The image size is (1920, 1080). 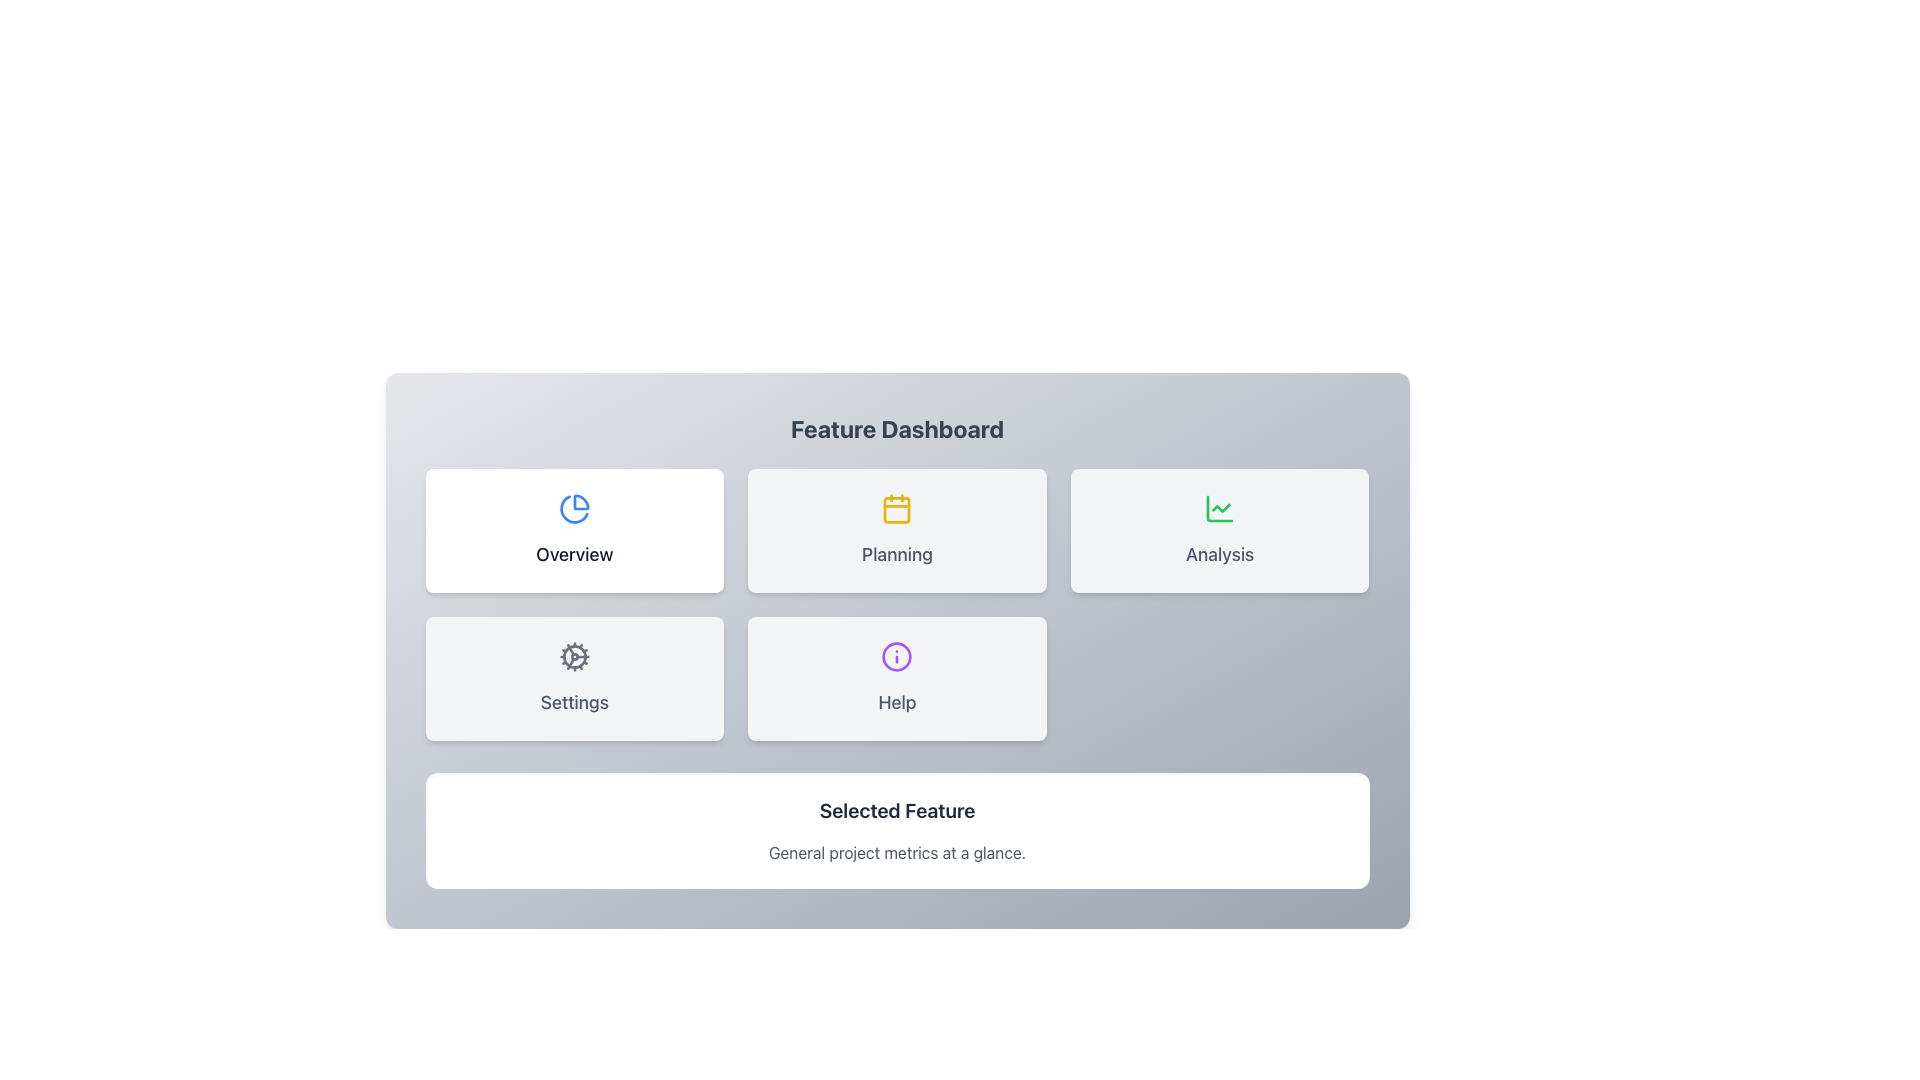 I want to click on the 'Settings' navigation card, which is the fourth option in a grid of six, located at the bottom left corner, so click(x=573, y=677).